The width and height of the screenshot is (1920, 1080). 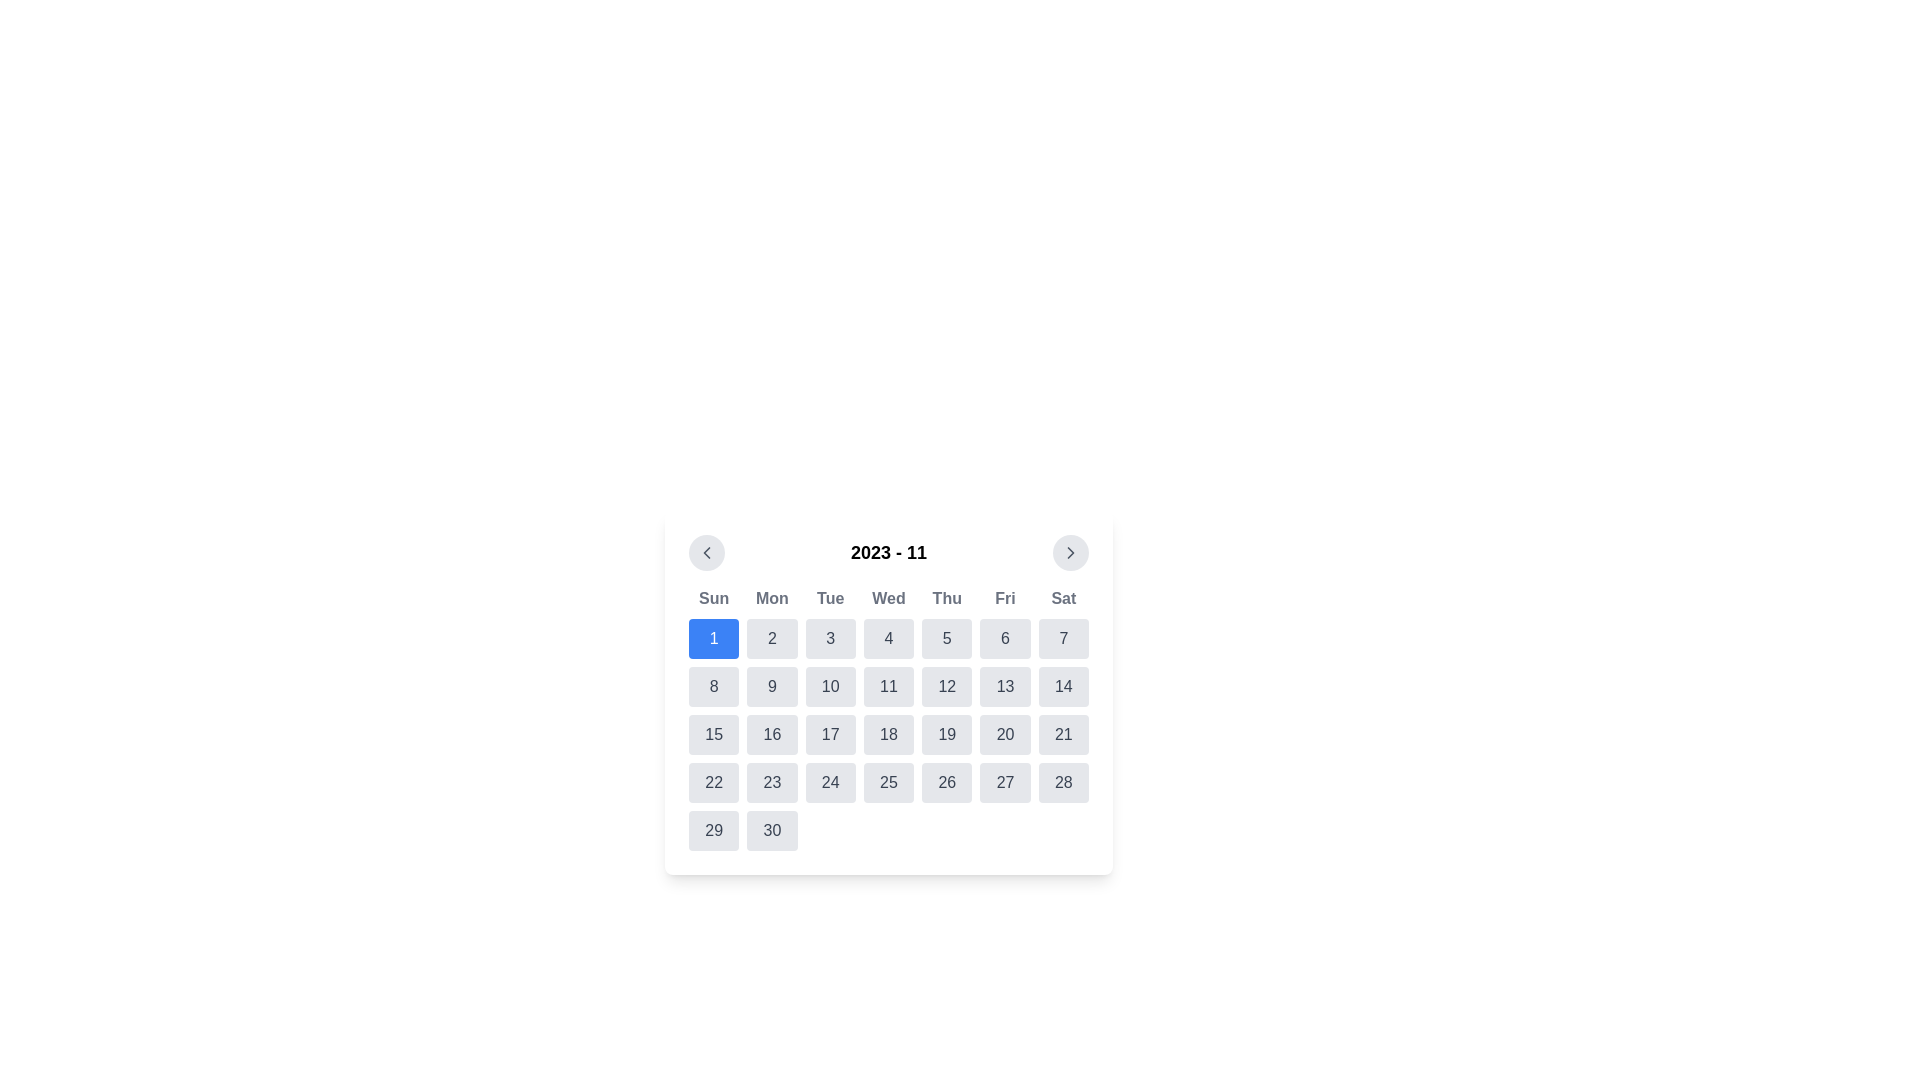 I want to click on the button representing the 16th day in the calendar widget, located in the third row, second column of the grid layout, so click(x=771, y=735).